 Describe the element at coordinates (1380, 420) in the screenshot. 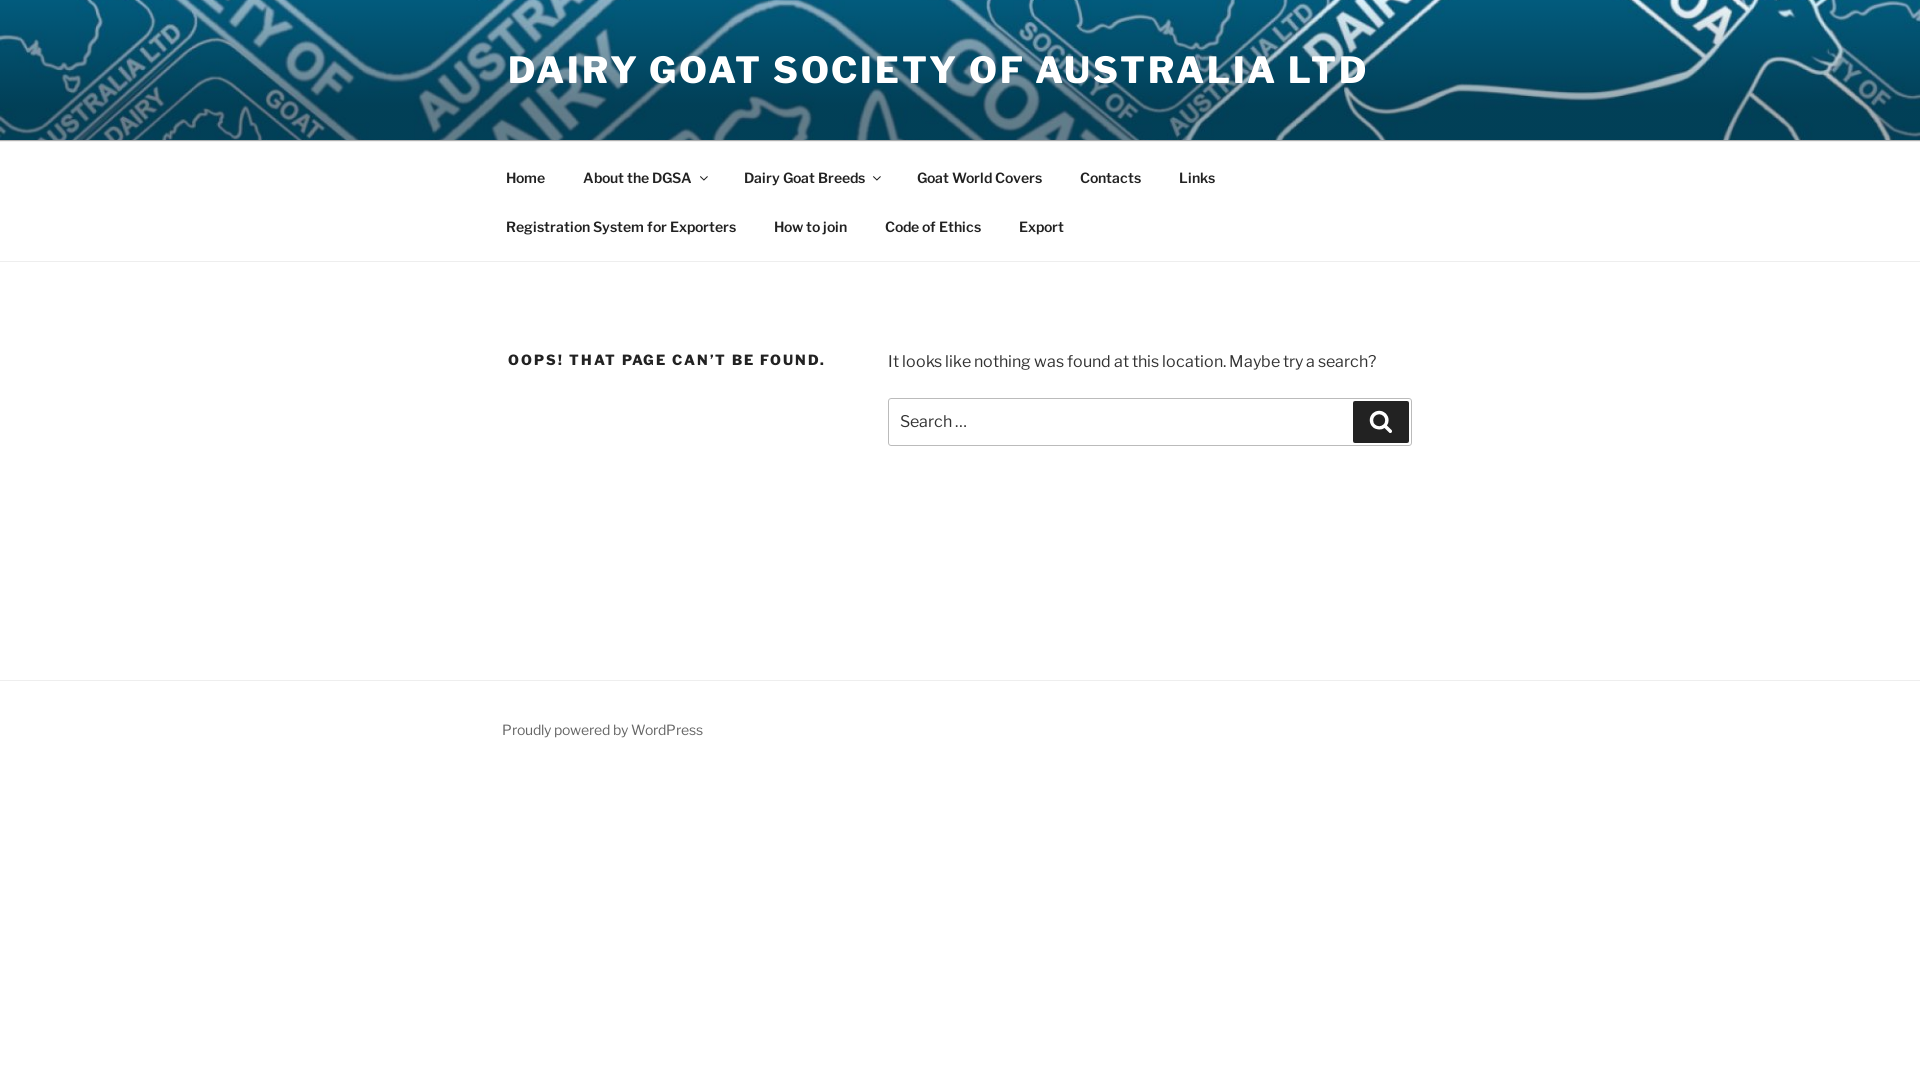

I see `'Search'` at that location.